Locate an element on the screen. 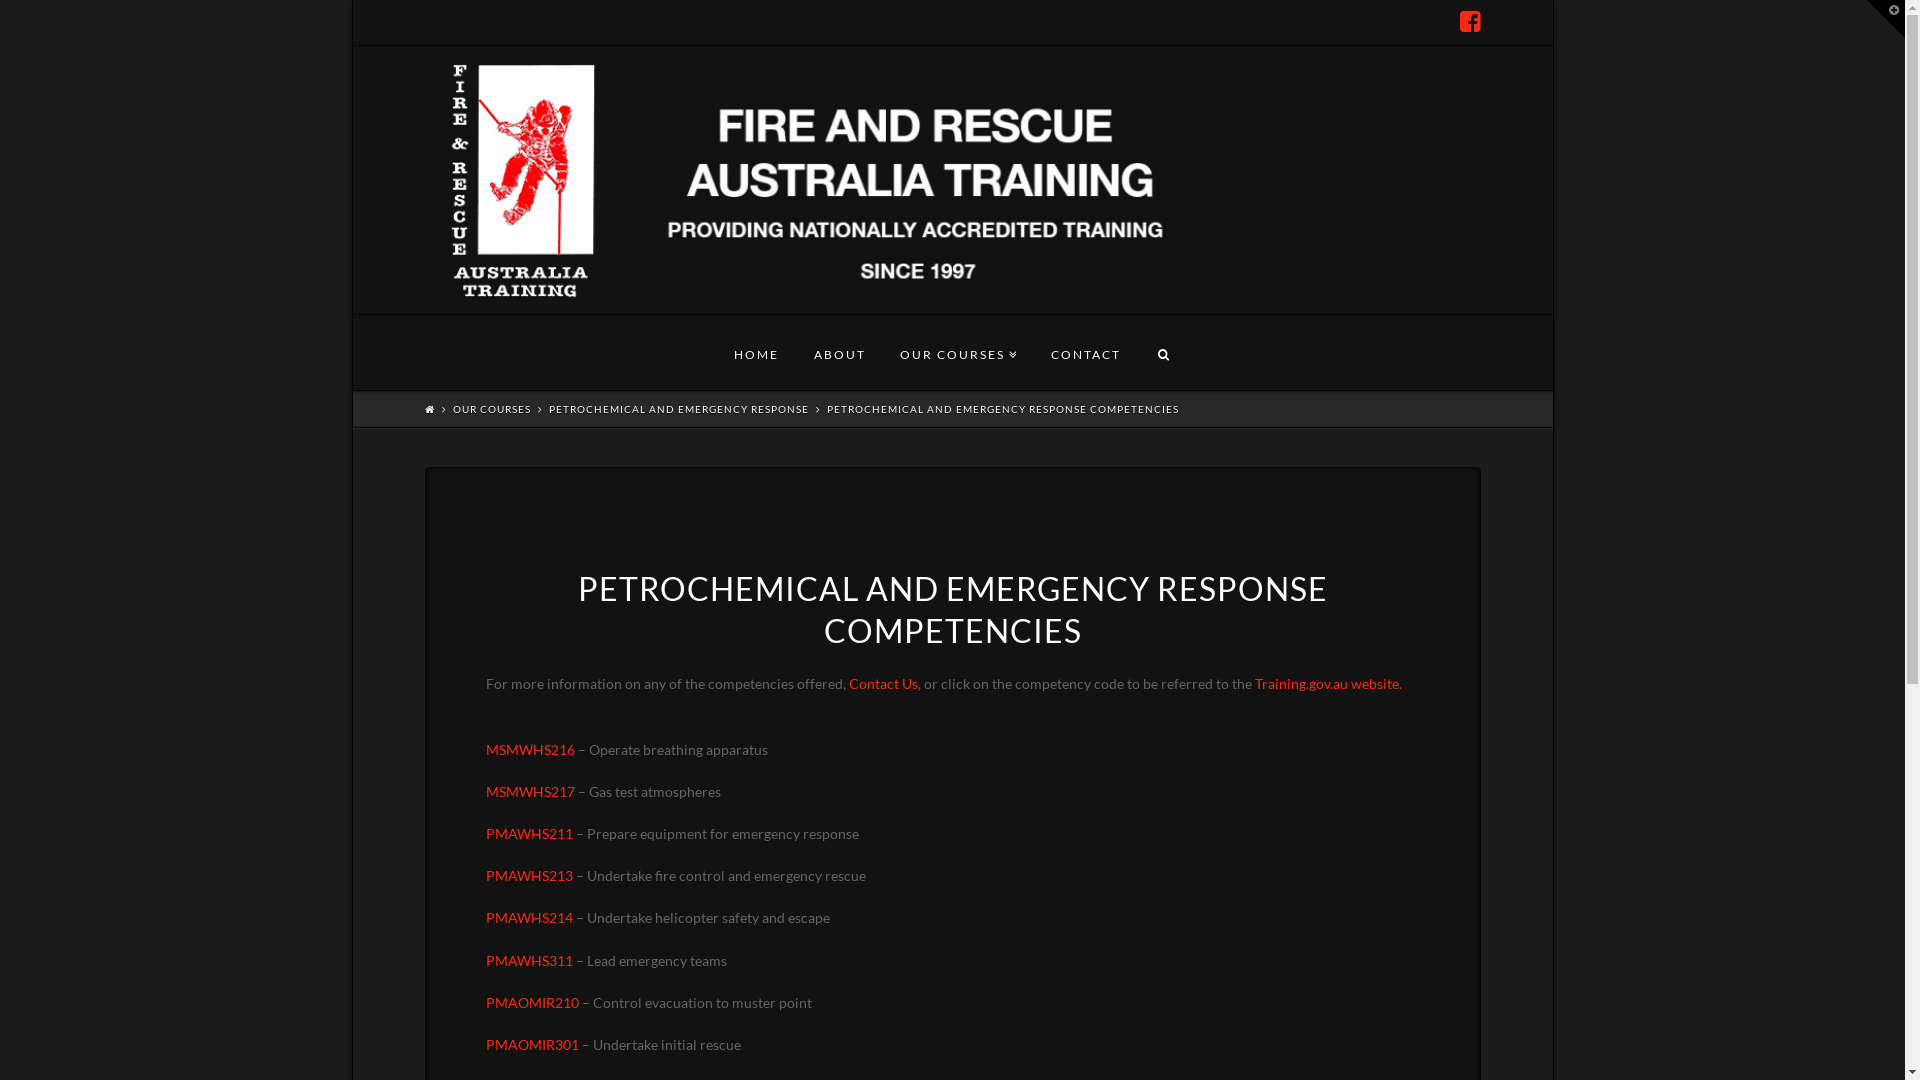 This screenshot has width=1920, height=1080. 'PMAWHS213' is located at coordinates (529, 874).